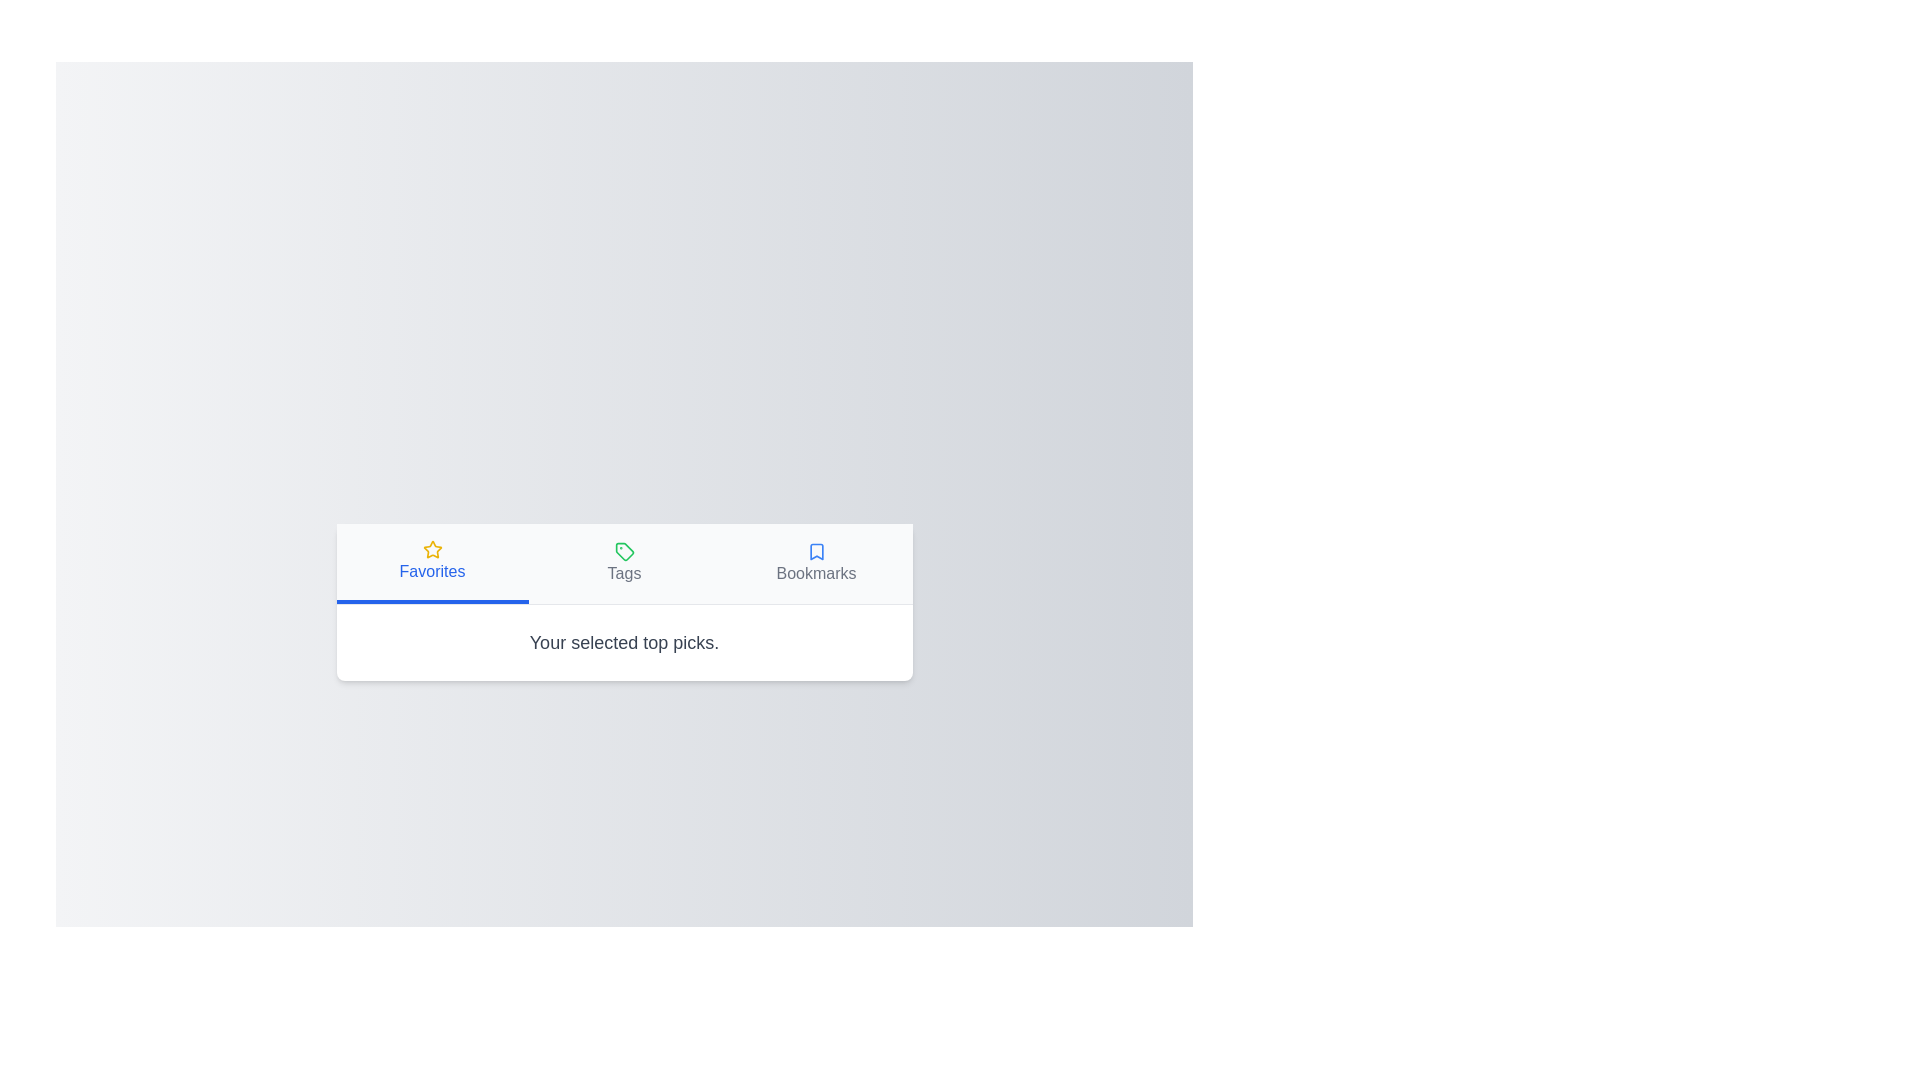 The width and height of the screenshot is (1920, 1080). What do you see at coordinates (431, 563) in the screenshot?
I see `the tab labeled Favorites` at bounding box center [431, 563].